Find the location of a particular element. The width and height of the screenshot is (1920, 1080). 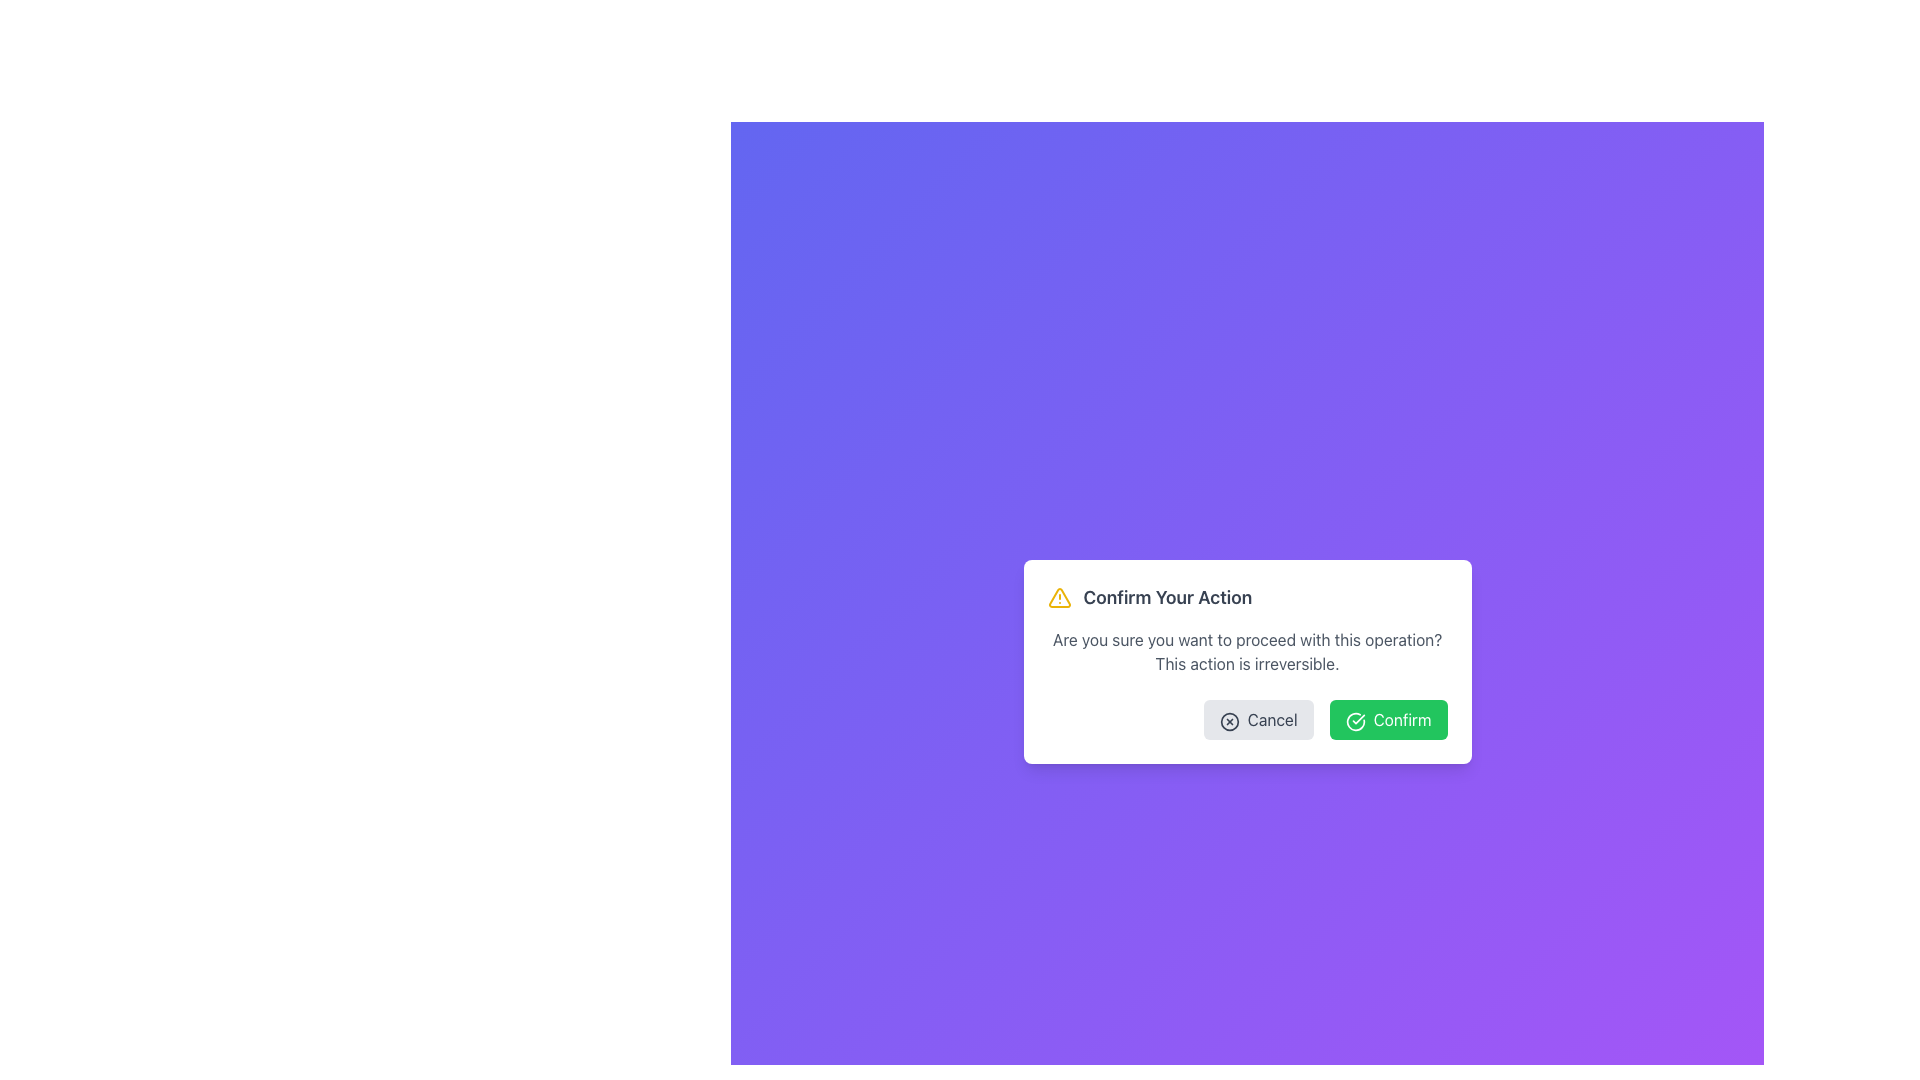

the cancel button located at the bottom-right part of the confirmation dialog box to observe the hover effects is located at coordinates (1257, 720).